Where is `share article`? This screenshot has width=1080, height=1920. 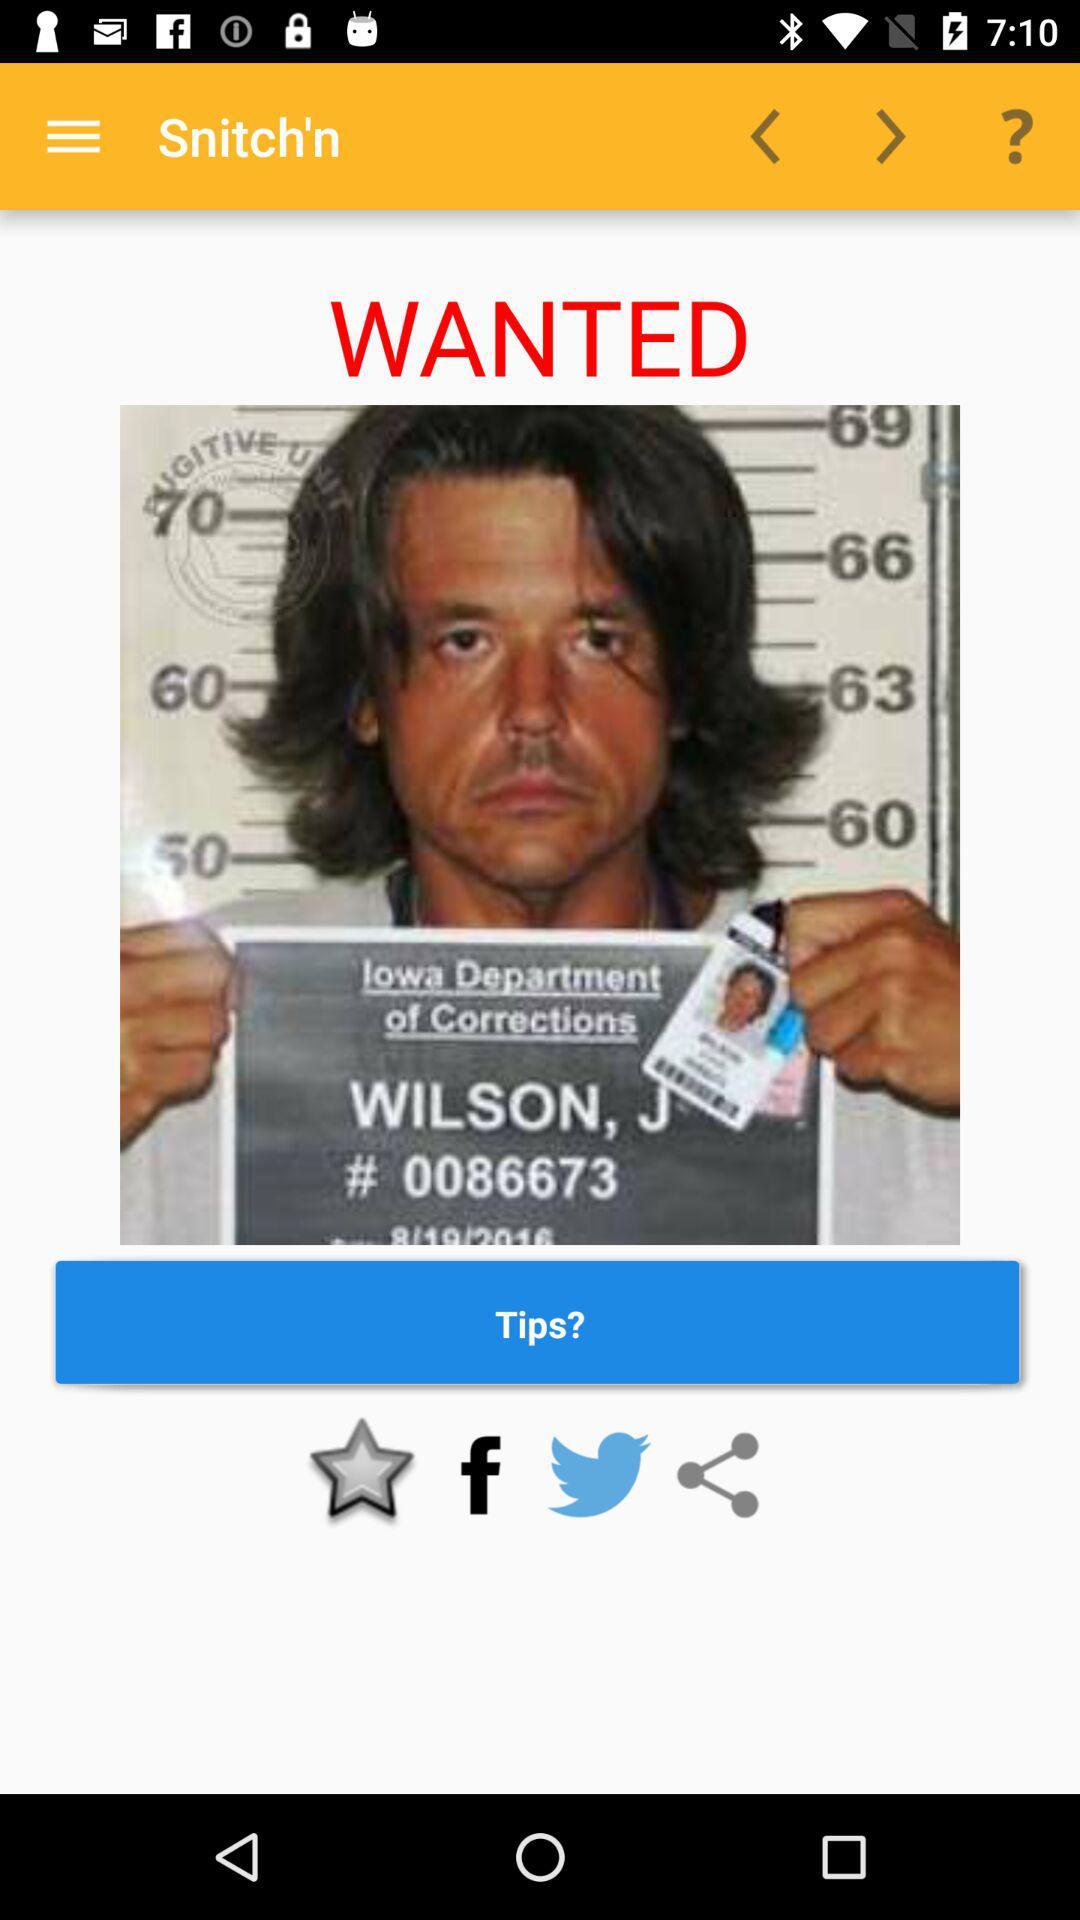
share article is located at coordinates (716, 1475).